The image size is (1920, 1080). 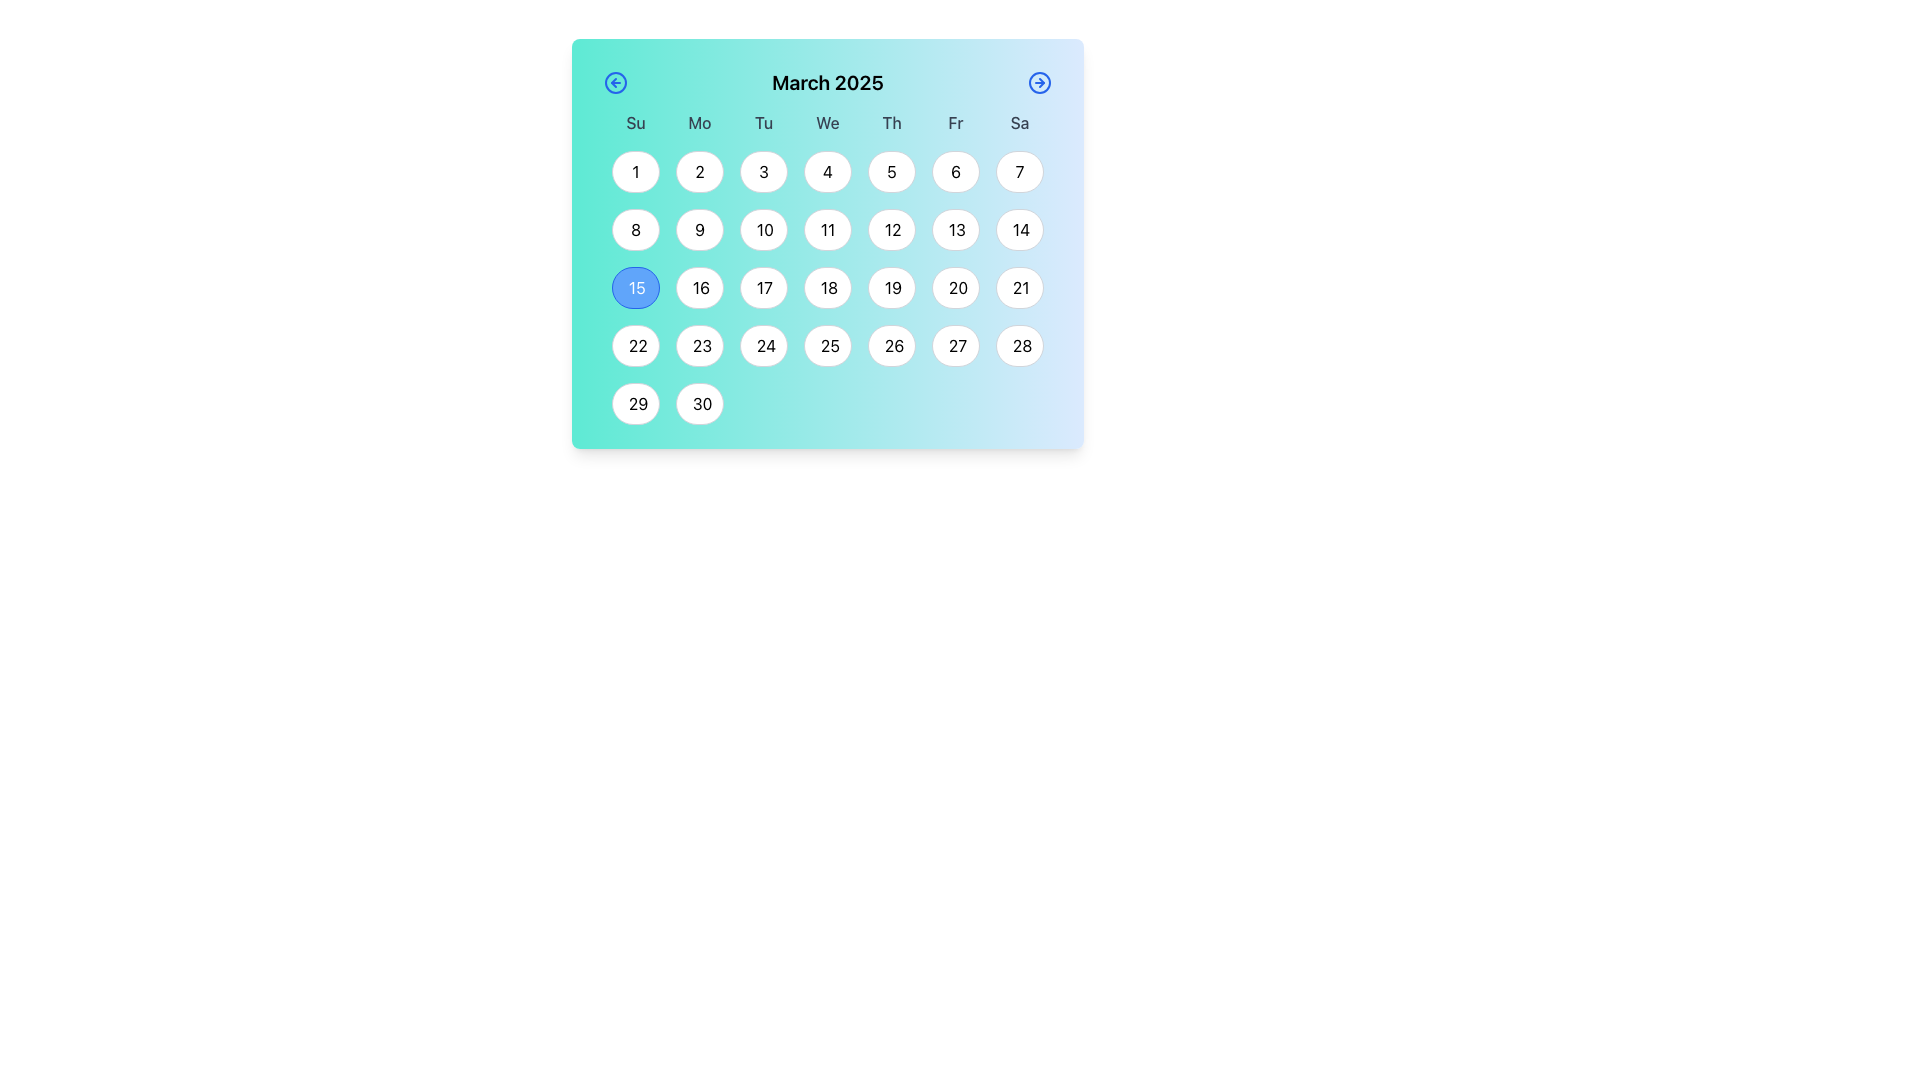 What do you see at coordinates (891, 229) in the screenshot?
I see `the circular button with a white background and black '12' text, located in the calendar grid for Thursday of the second week` at bounding box center [891, 229].